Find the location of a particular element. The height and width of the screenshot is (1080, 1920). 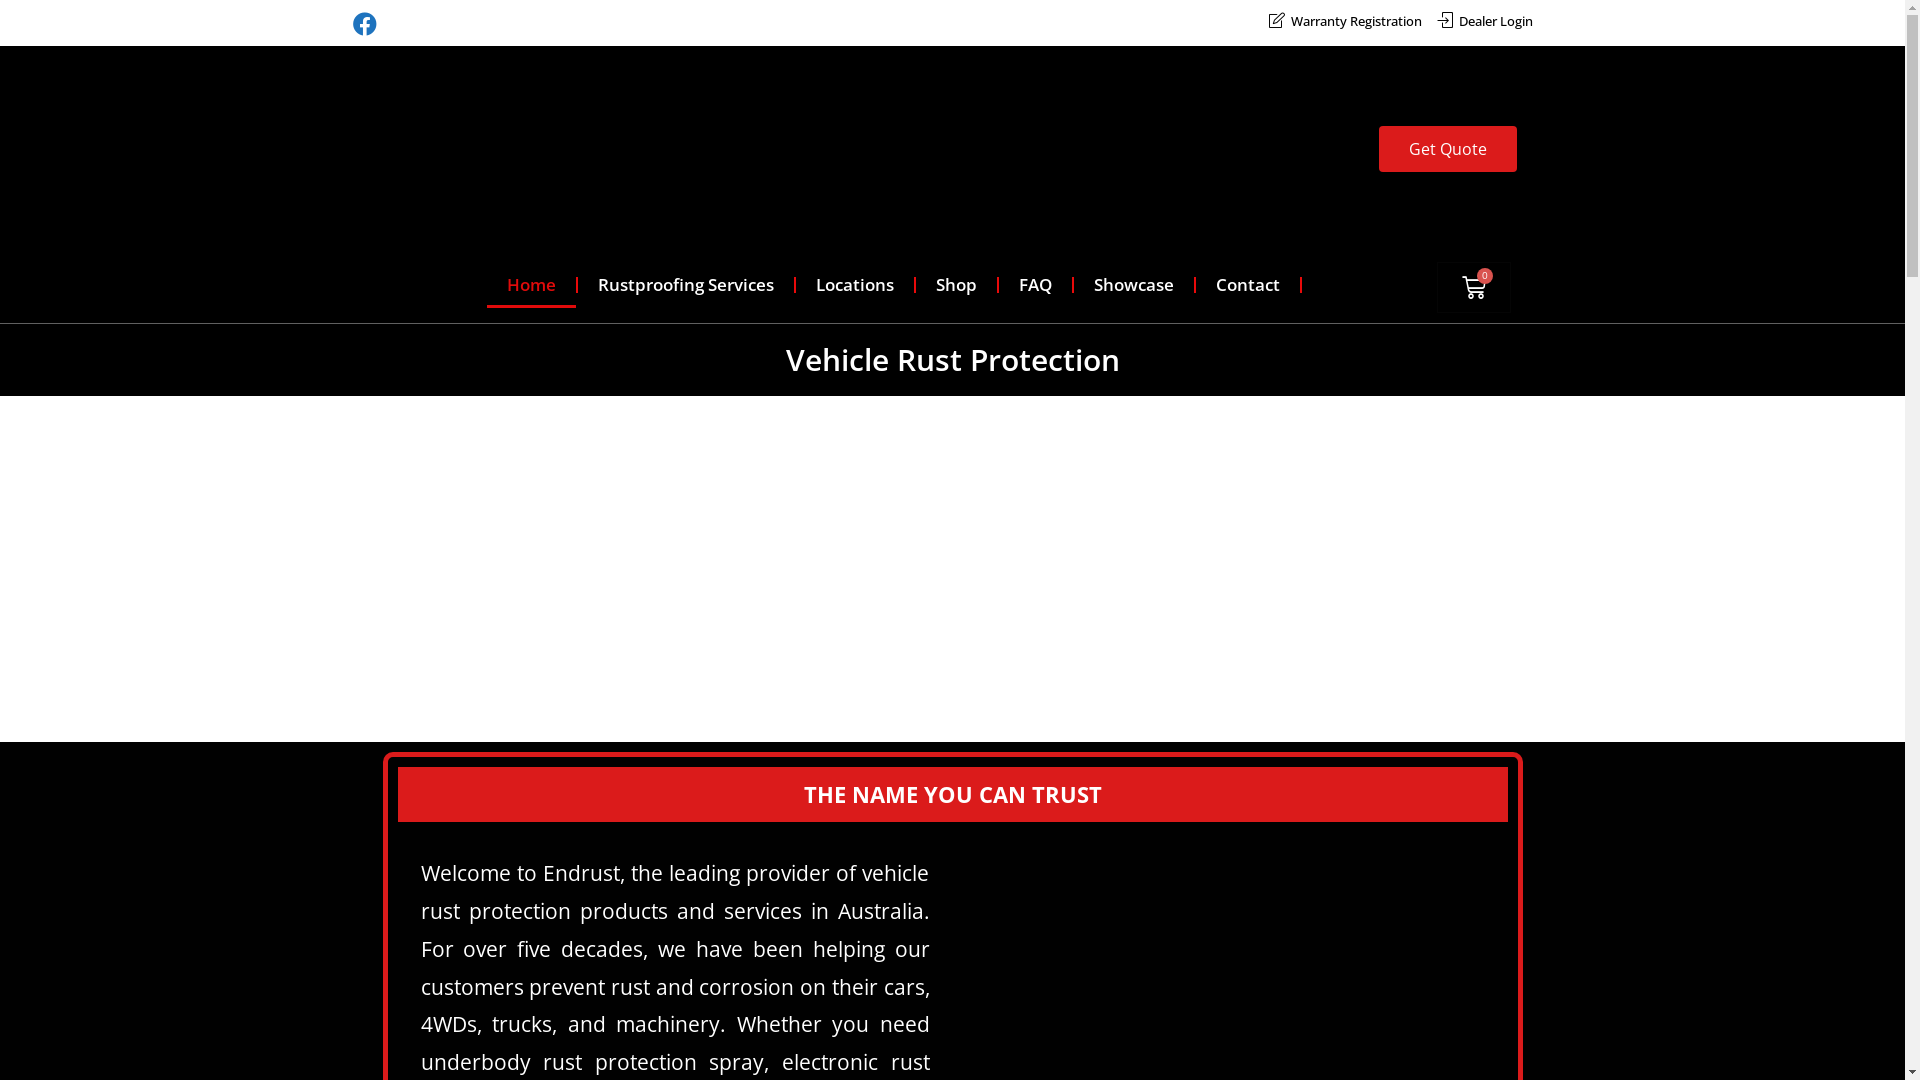

'Get Quote' is located at coordinates (1448, 148).